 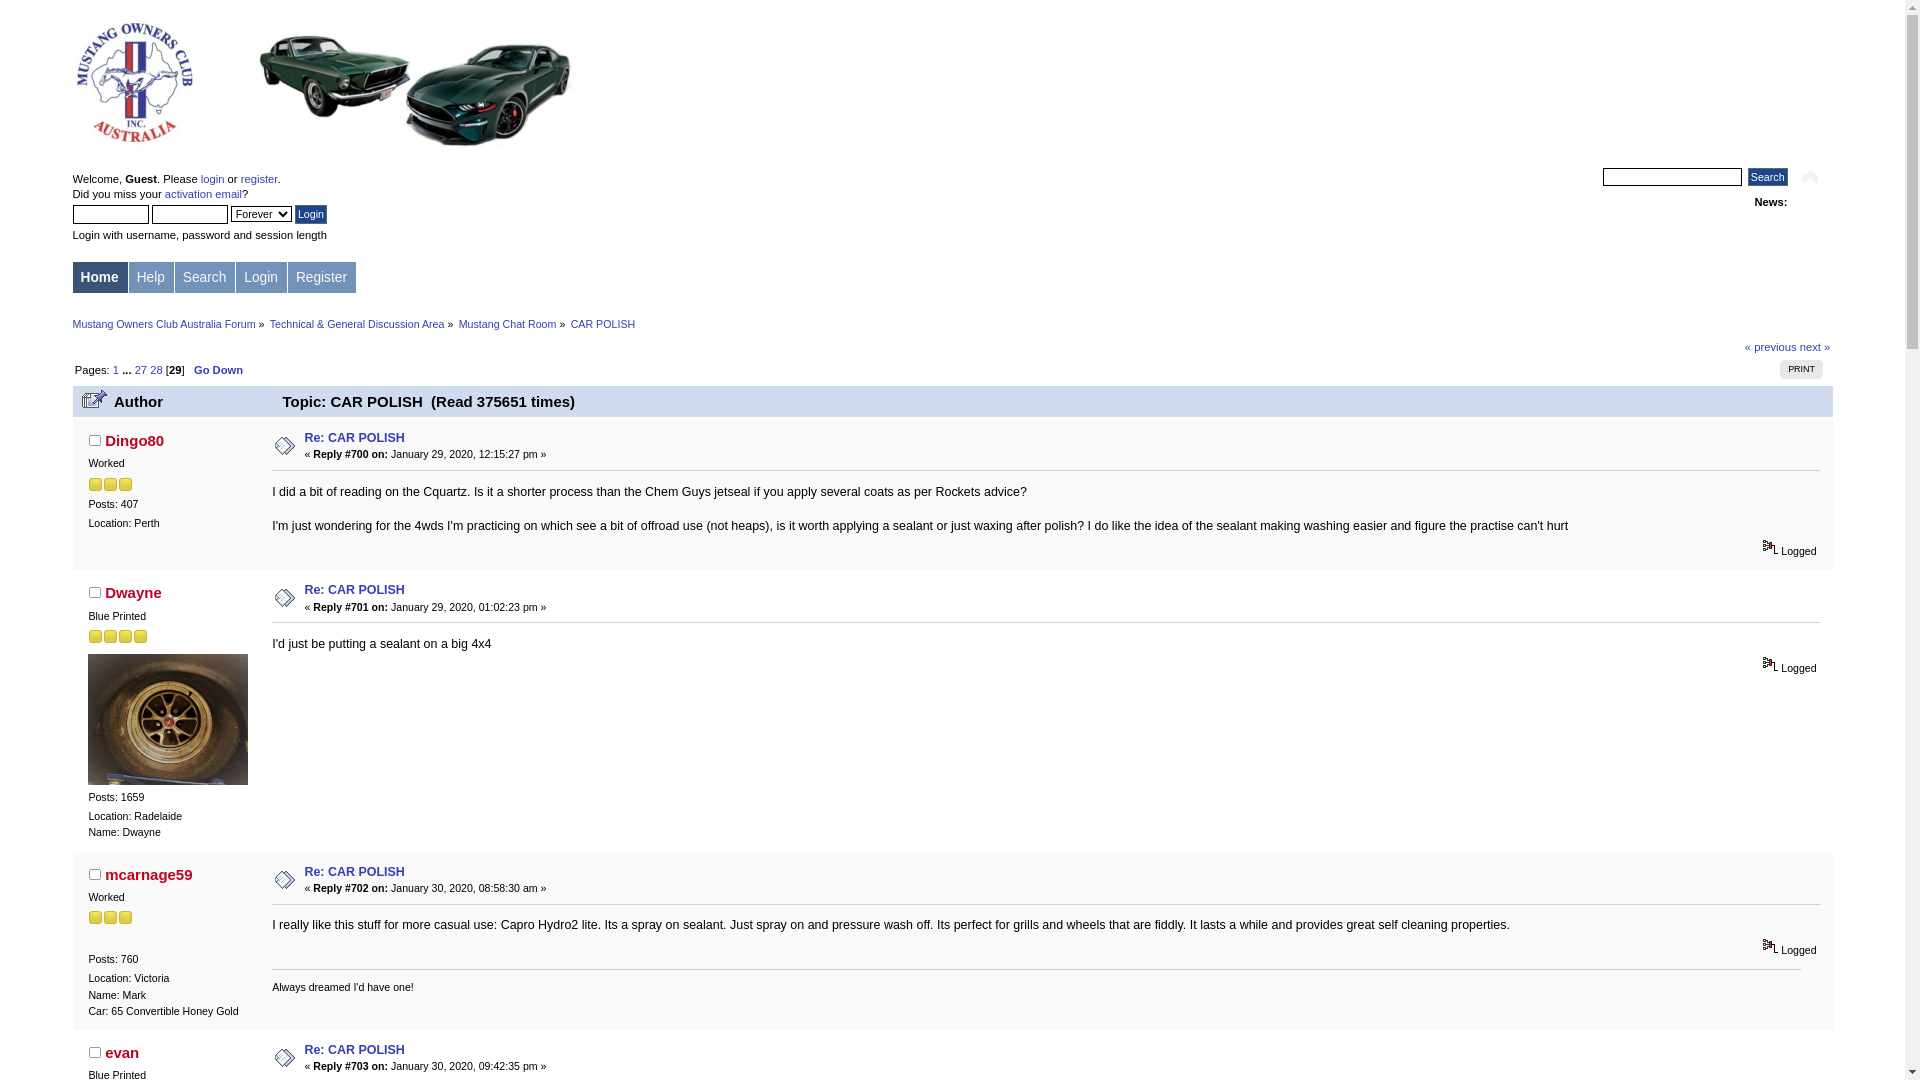 I want to click on 'Search', so click(x=205, y=277).